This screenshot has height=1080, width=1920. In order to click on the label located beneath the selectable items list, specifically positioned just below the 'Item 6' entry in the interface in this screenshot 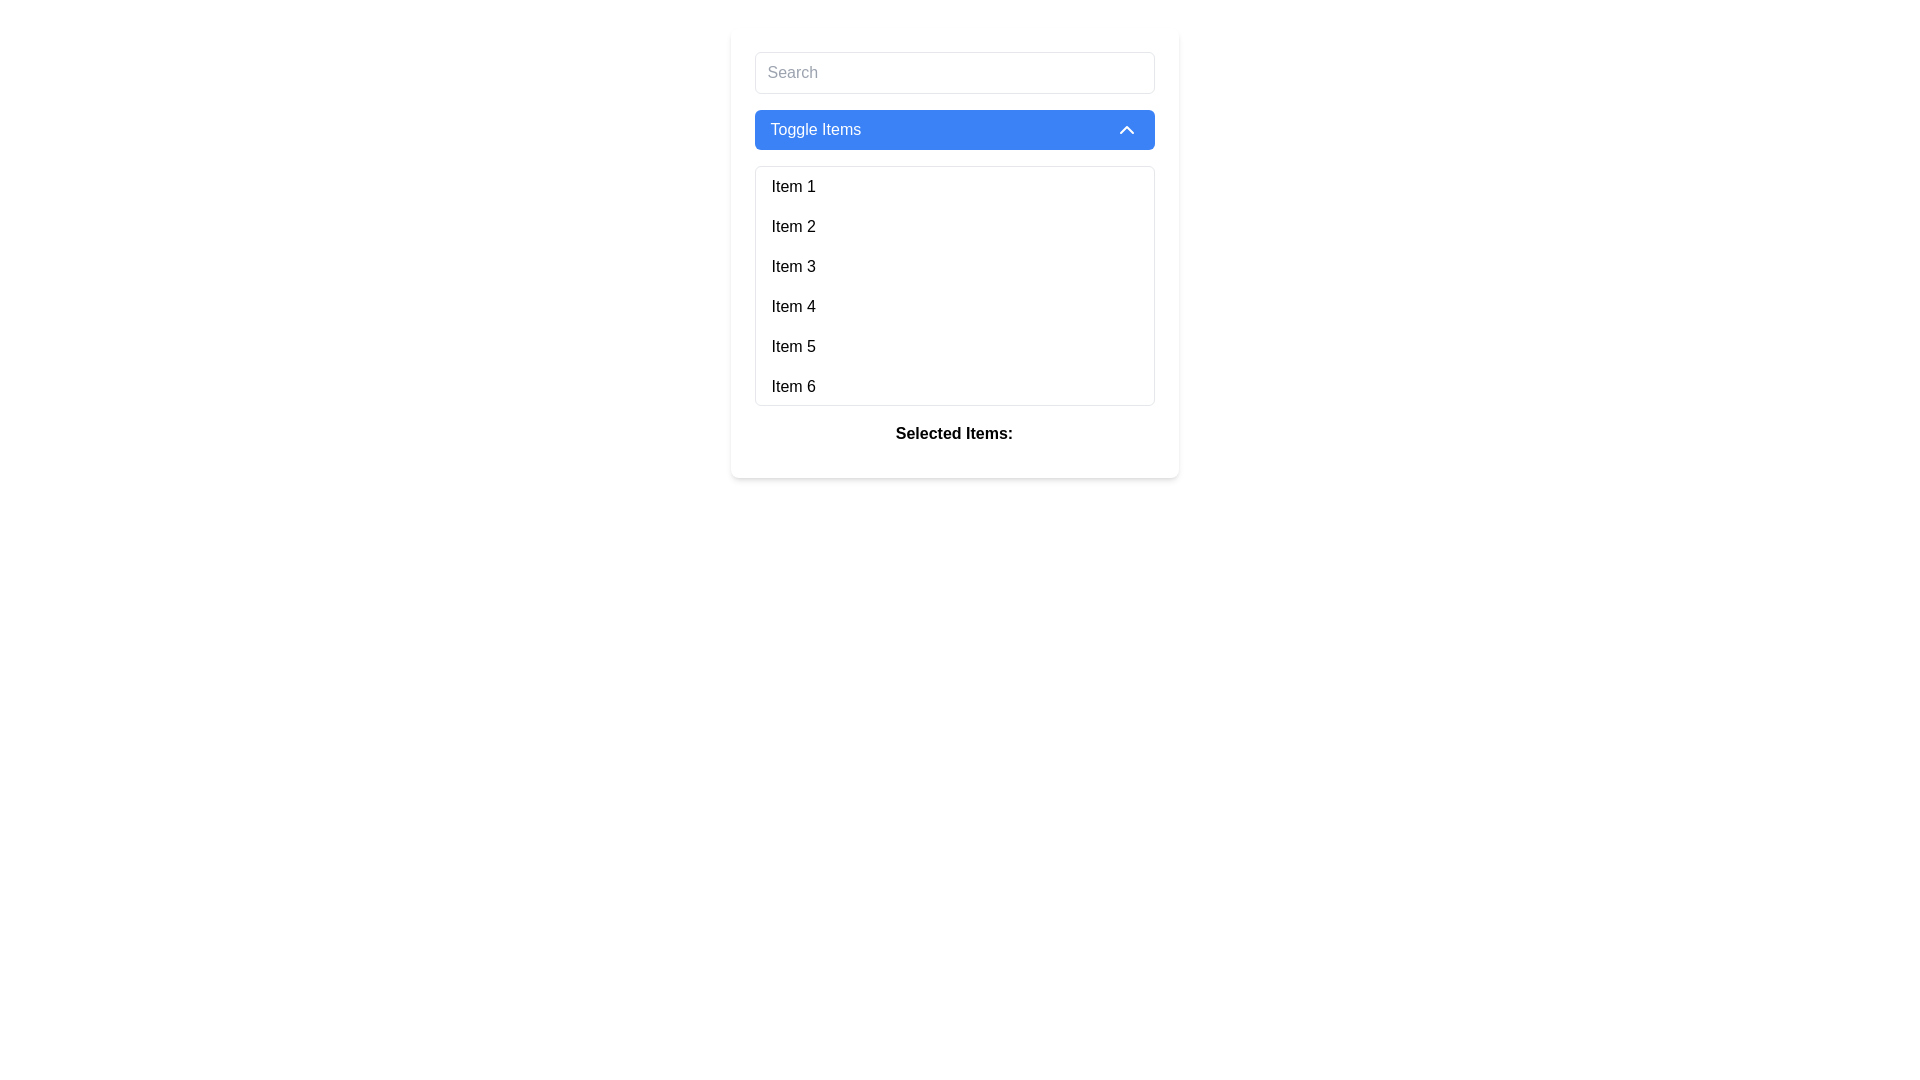, I will do `click(953, 437)`.